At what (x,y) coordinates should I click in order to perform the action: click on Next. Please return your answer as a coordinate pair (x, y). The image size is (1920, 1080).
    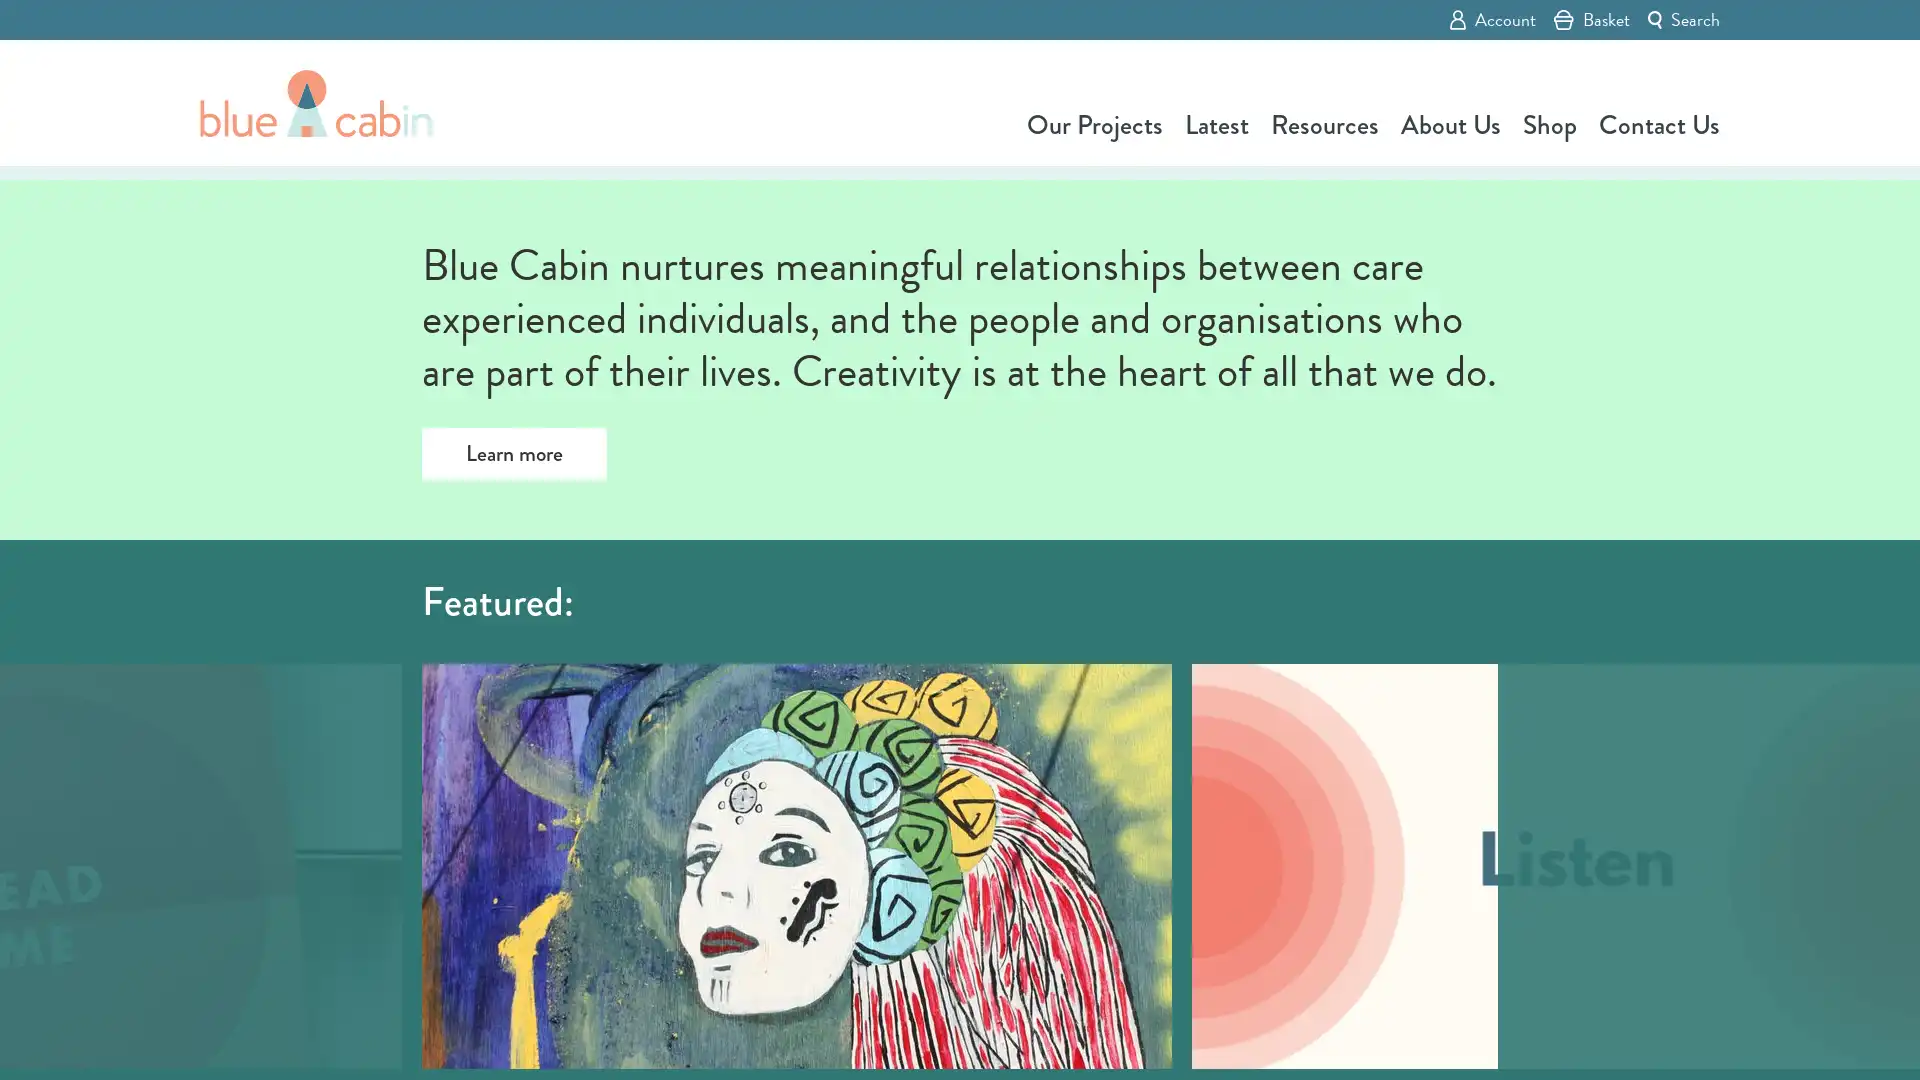
    Looking at the image, I should click on (1536, 952).